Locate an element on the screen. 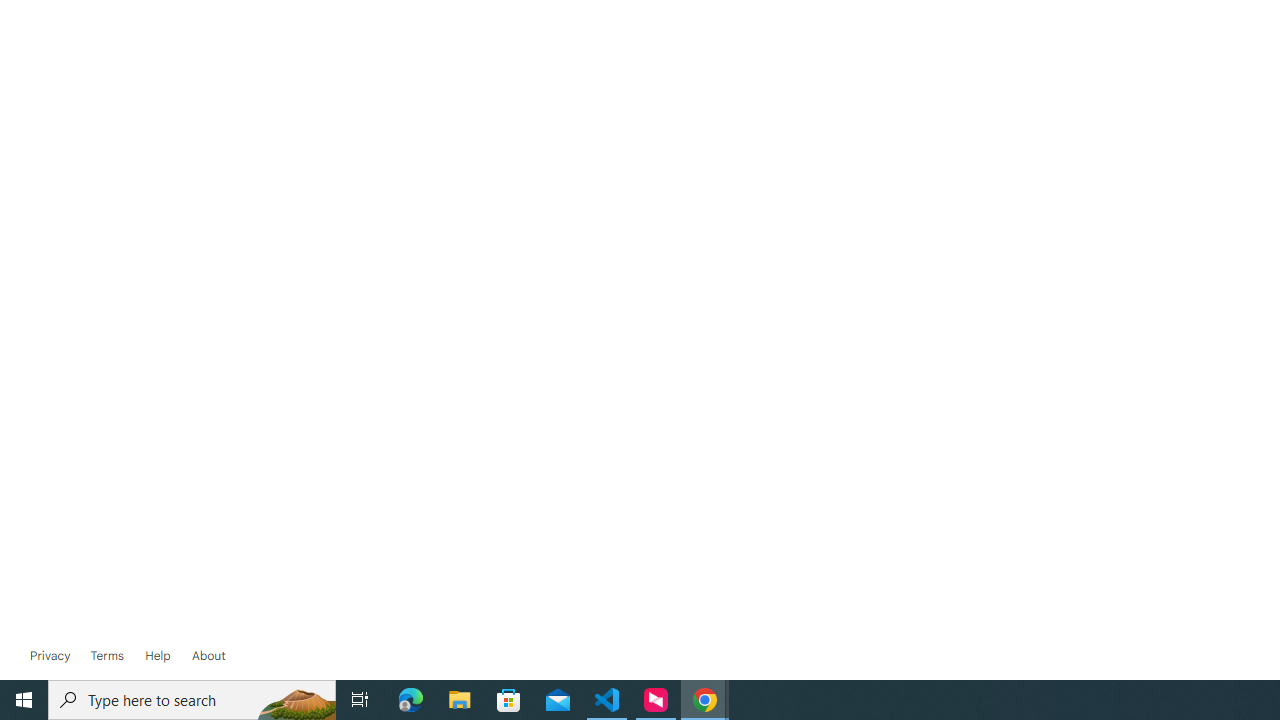 Image resolution: width=1280 pixels, height=720 pixels. 'Help' is located at coordinates (157, 655).